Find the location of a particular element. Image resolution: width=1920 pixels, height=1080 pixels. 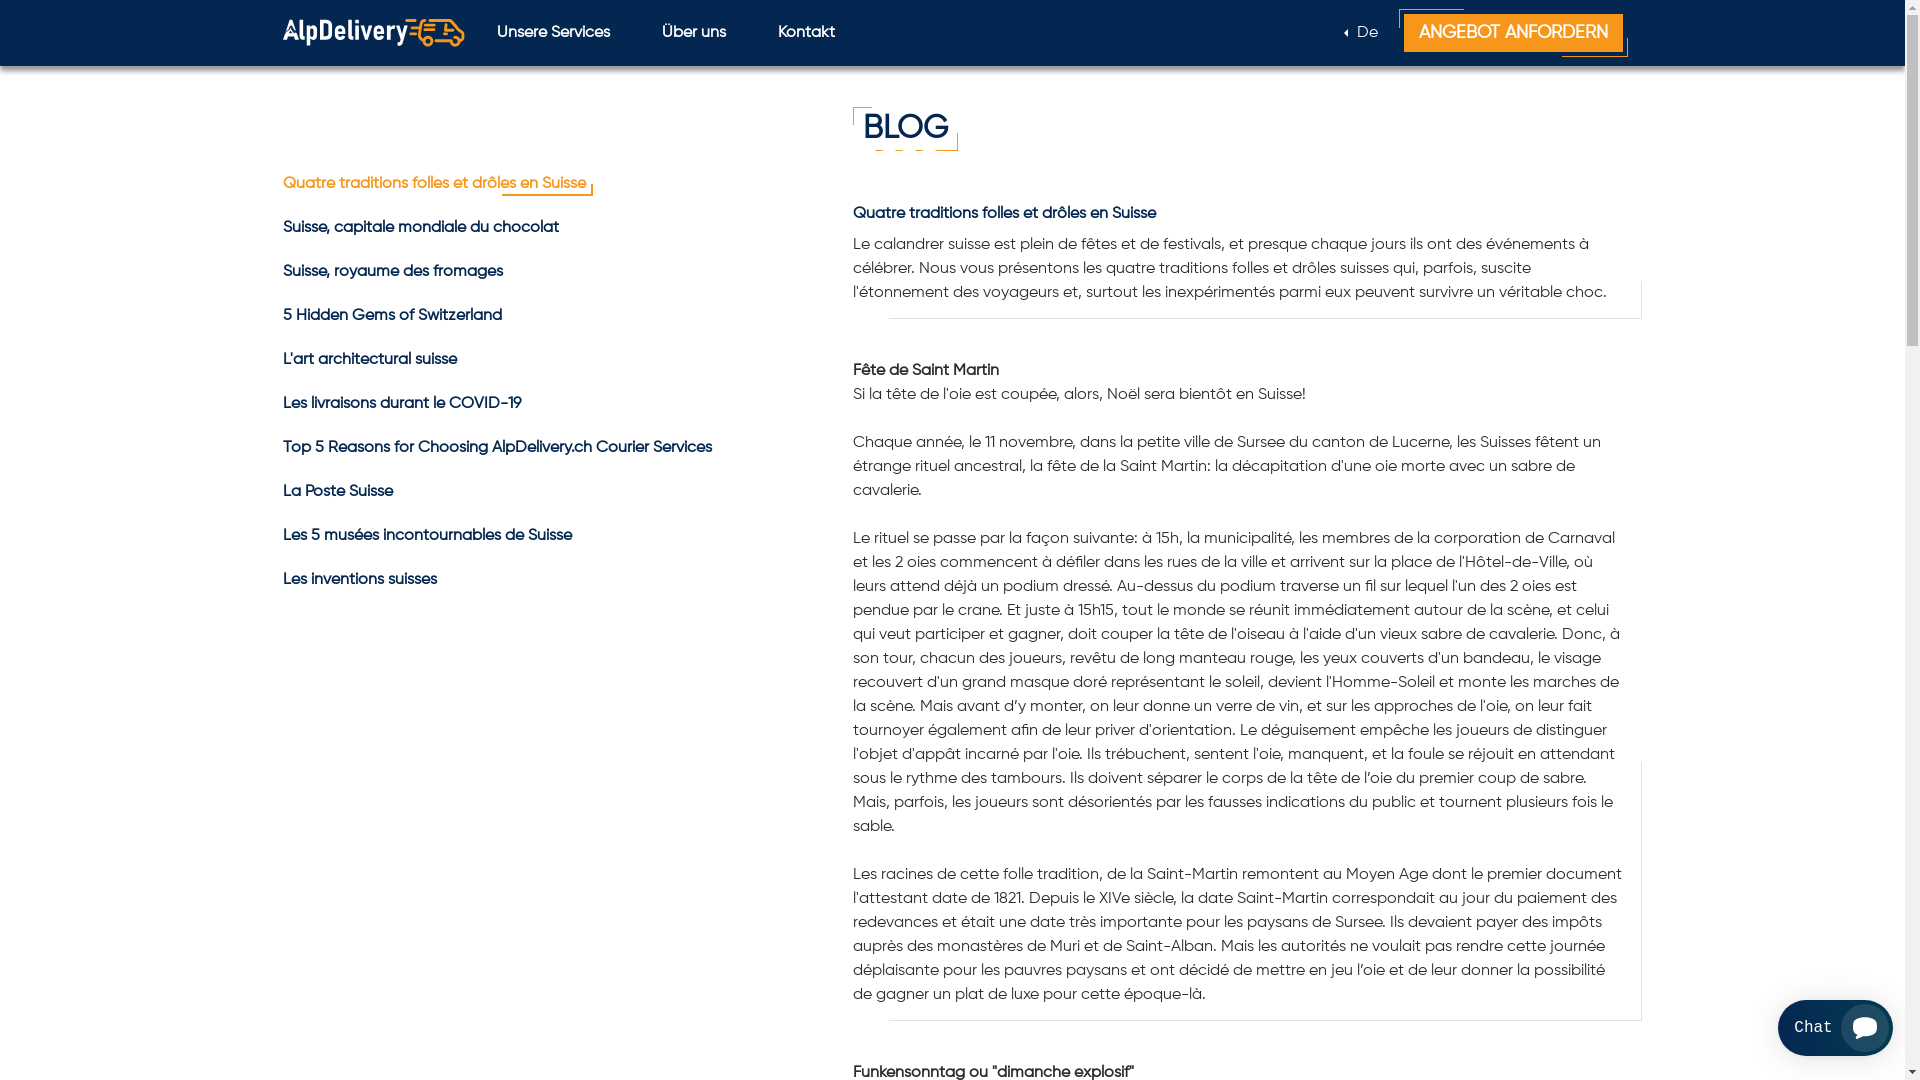

'Les inventions suisses' is located at coordinates (359, 579).